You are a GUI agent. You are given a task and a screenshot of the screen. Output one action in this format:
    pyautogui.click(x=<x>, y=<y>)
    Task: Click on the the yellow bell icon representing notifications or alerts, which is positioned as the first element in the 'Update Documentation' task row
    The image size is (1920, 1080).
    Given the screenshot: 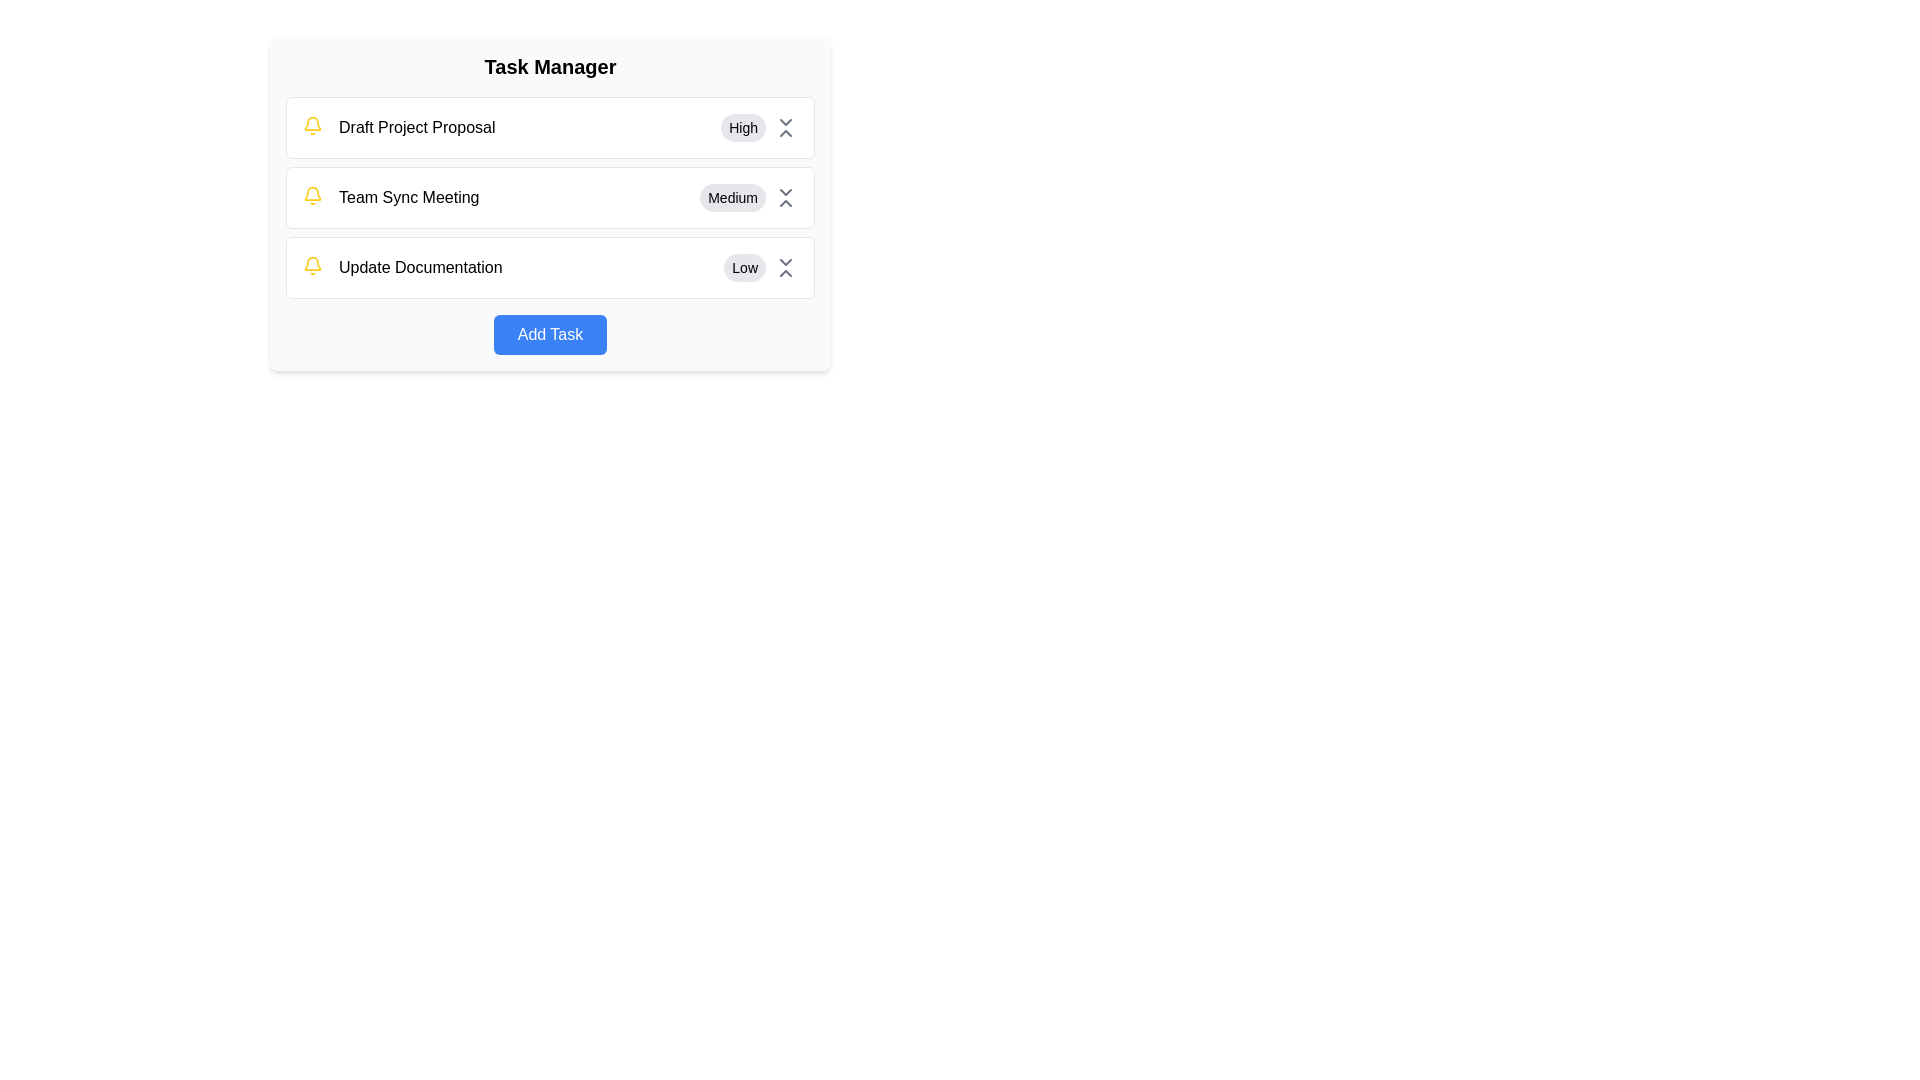 What is the action you would take?
    pyautogui.click(x=311, y=265)
    